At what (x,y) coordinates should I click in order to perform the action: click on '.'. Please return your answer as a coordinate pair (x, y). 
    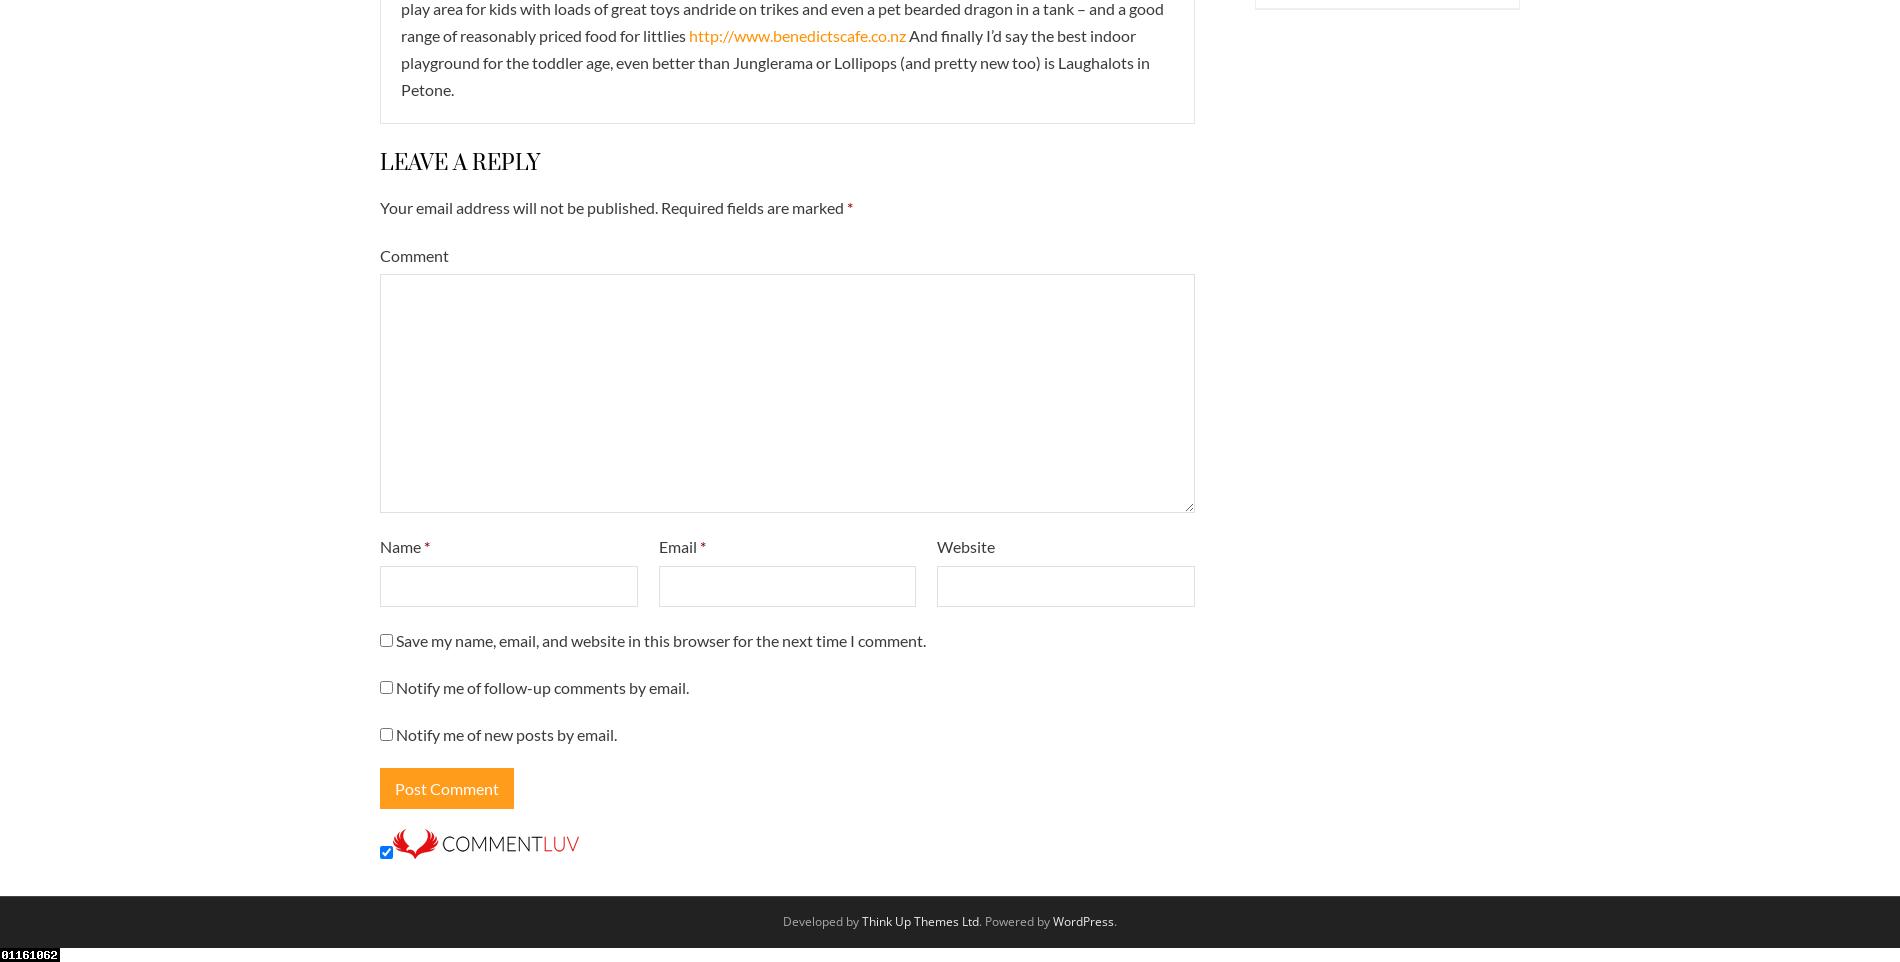
    Looking at the image, I should click on (1115, 921).